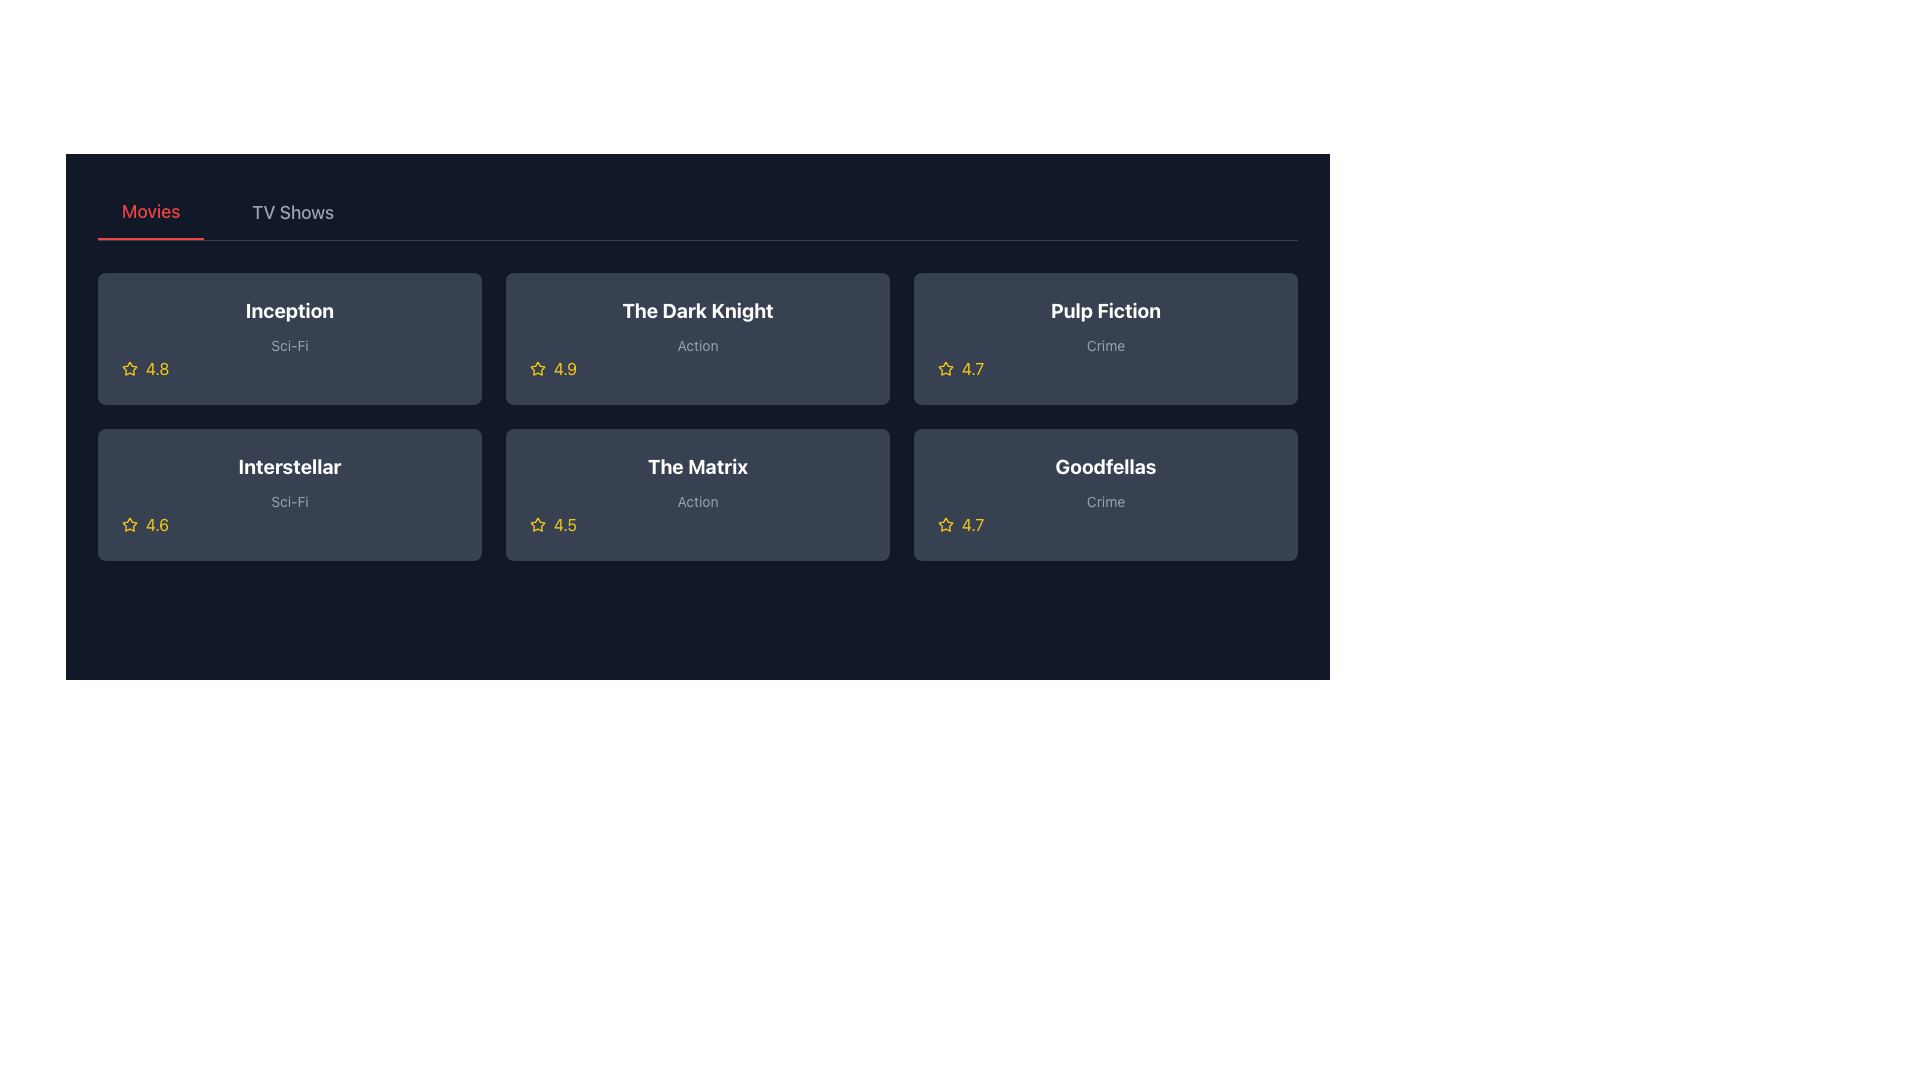 The height and width of the screenshot is (1080, 1920). Describe the element at coordinates (564, 369) in the screenshot. I see `the text label displaying the numerical rating for 'The Dark Knight', located to the right of the yellow star icon in the rating section of the movie card` at that location.